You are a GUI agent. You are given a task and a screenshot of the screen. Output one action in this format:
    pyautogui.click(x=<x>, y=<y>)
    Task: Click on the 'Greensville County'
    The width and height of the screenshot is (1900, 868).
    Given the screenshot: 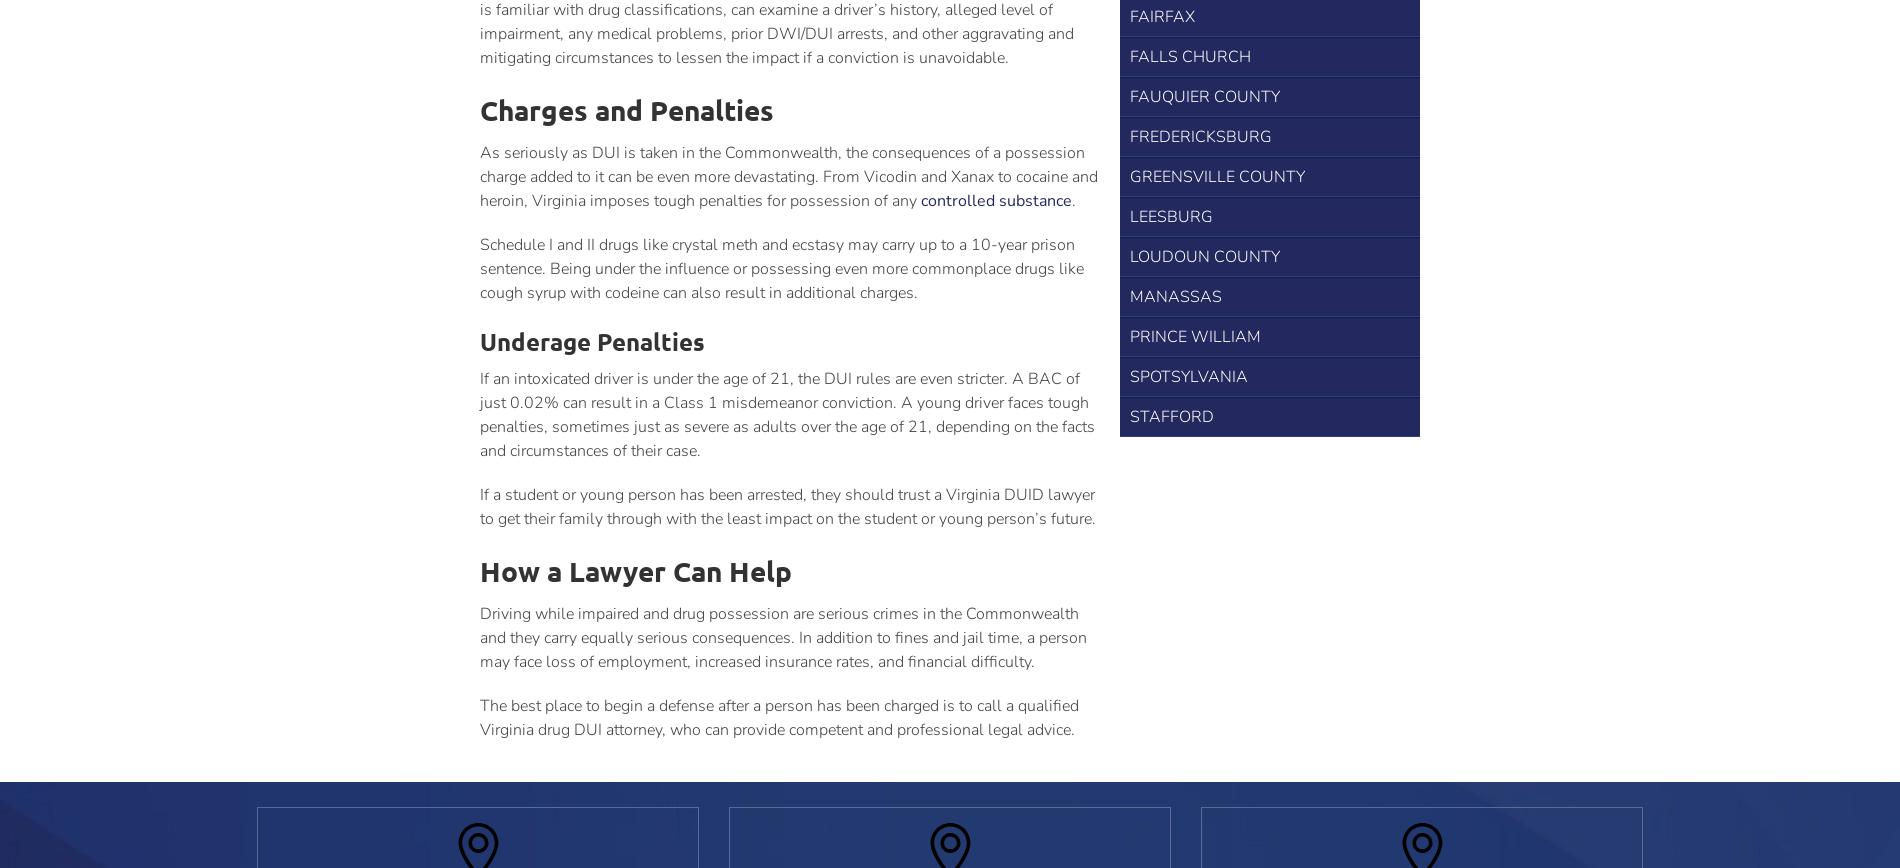 What is the action you would take?
    pyautogui.click(x=1216, y=176)
    